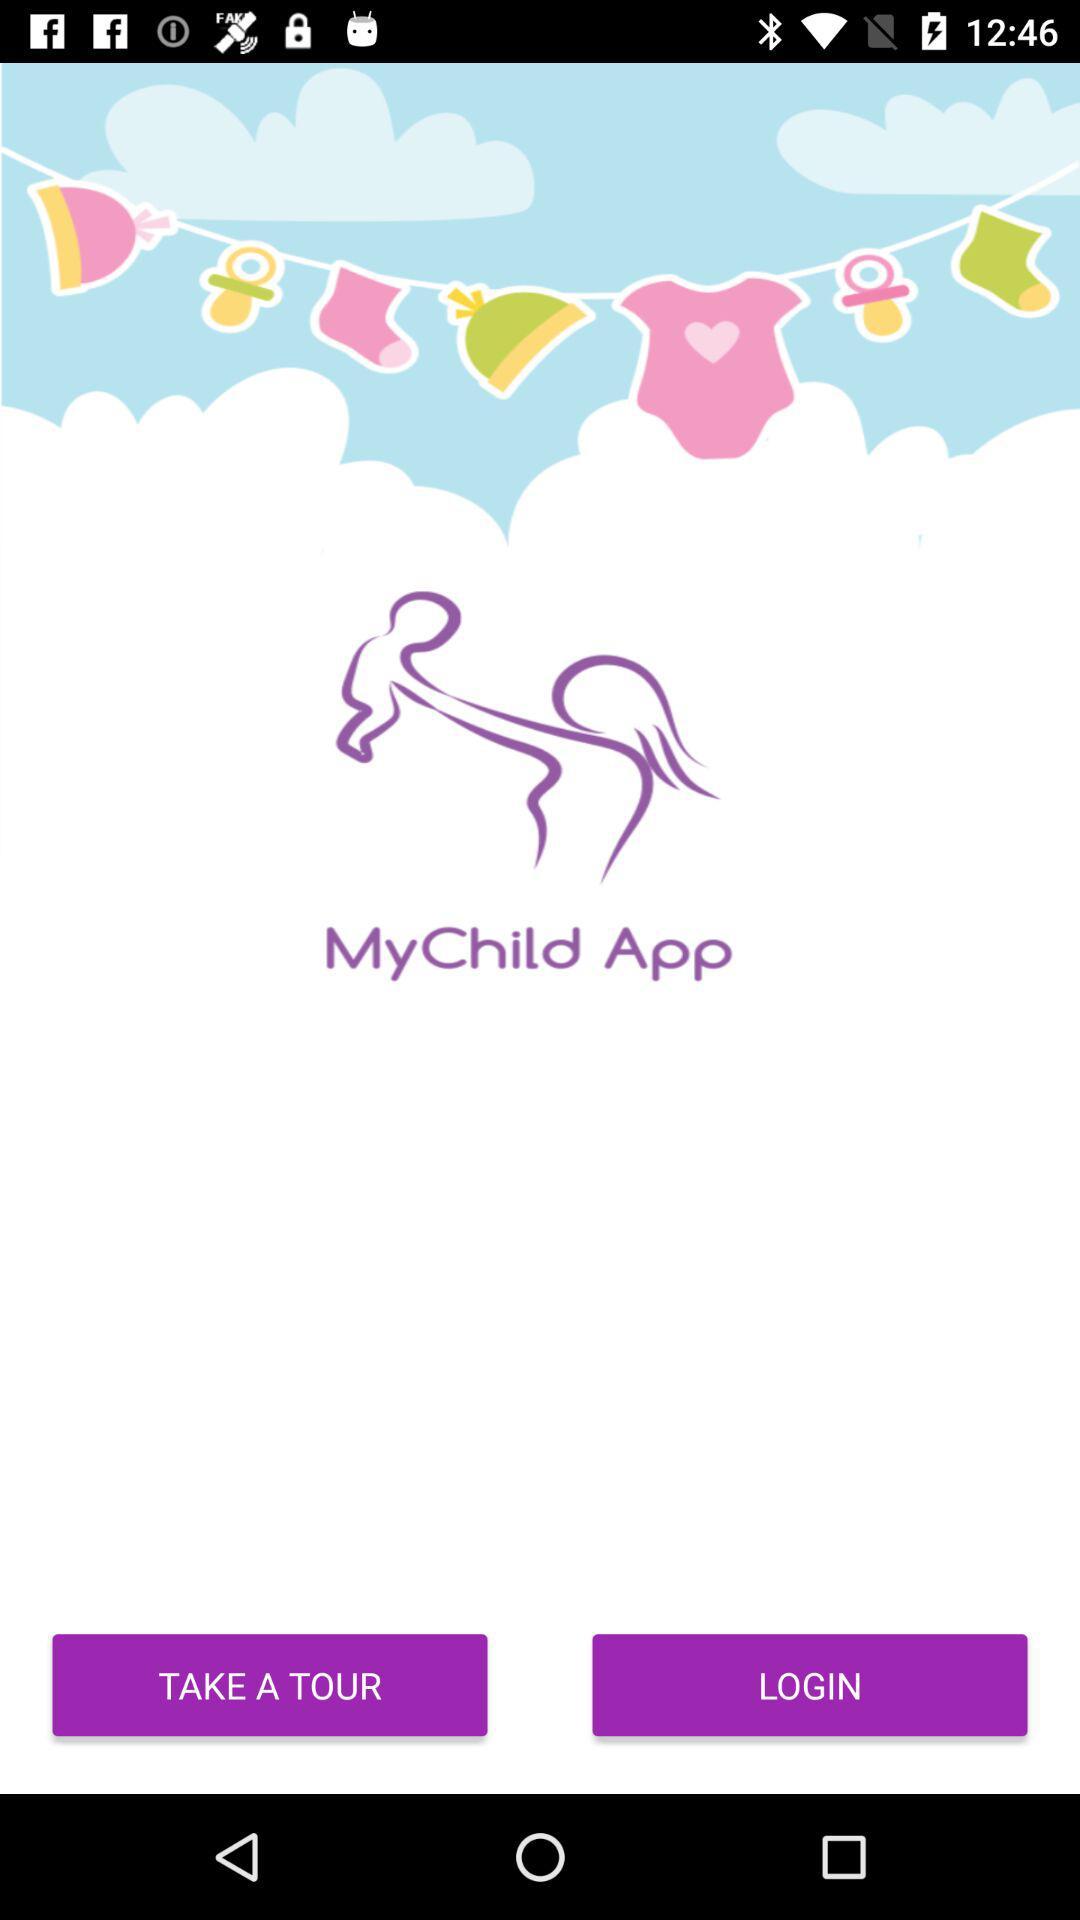 This screenshot has width=1080, height=1920. What do you see at coordinates (270, 1684) in the screenshot?
I see `take a tour icon` at bounding box center [270, 1684].